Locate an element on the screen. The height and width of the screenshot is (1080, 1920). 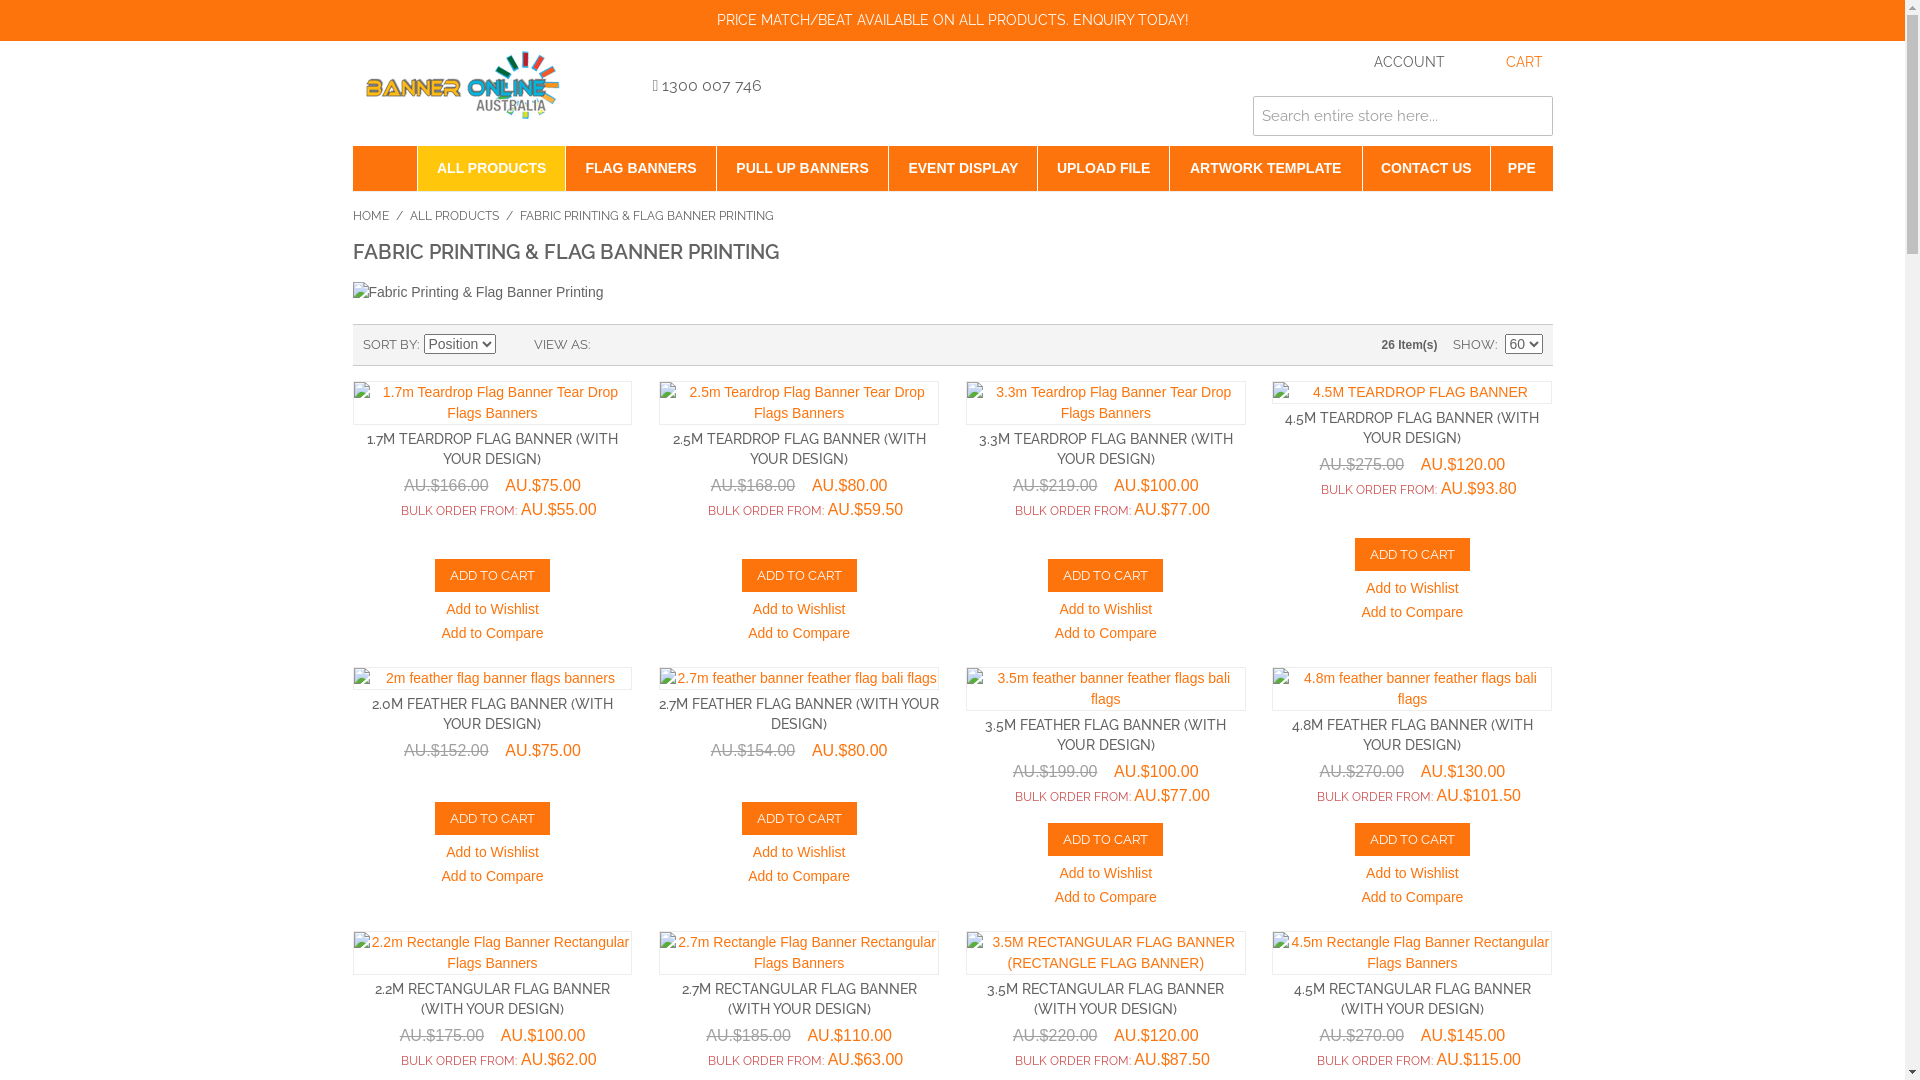
'CART' is located at coordinates (1505, 61).